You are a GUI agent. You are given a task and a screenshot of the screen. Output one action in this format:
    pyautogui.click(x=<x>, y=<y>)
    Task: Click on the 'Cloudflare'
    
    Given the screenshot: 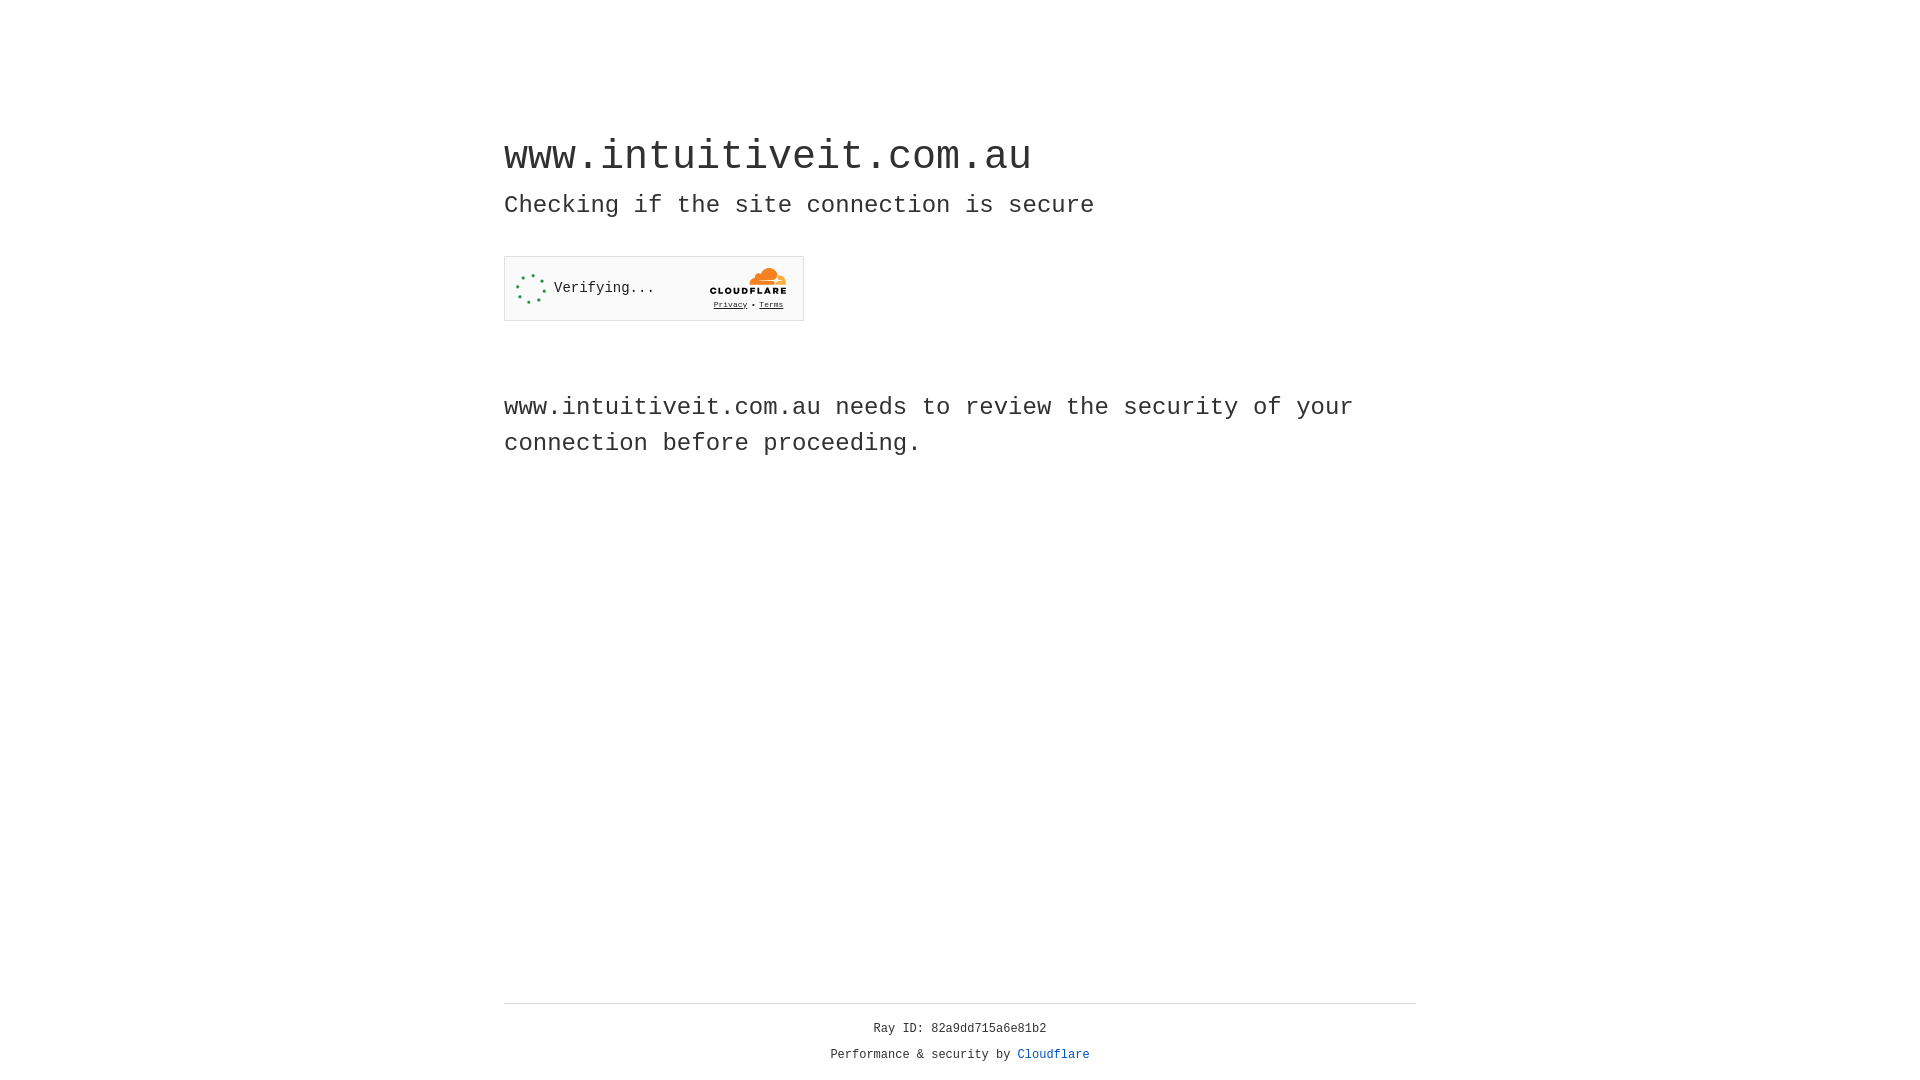 What is the action you would take?
    pyautogui.click(x=1053, y=1054)
    